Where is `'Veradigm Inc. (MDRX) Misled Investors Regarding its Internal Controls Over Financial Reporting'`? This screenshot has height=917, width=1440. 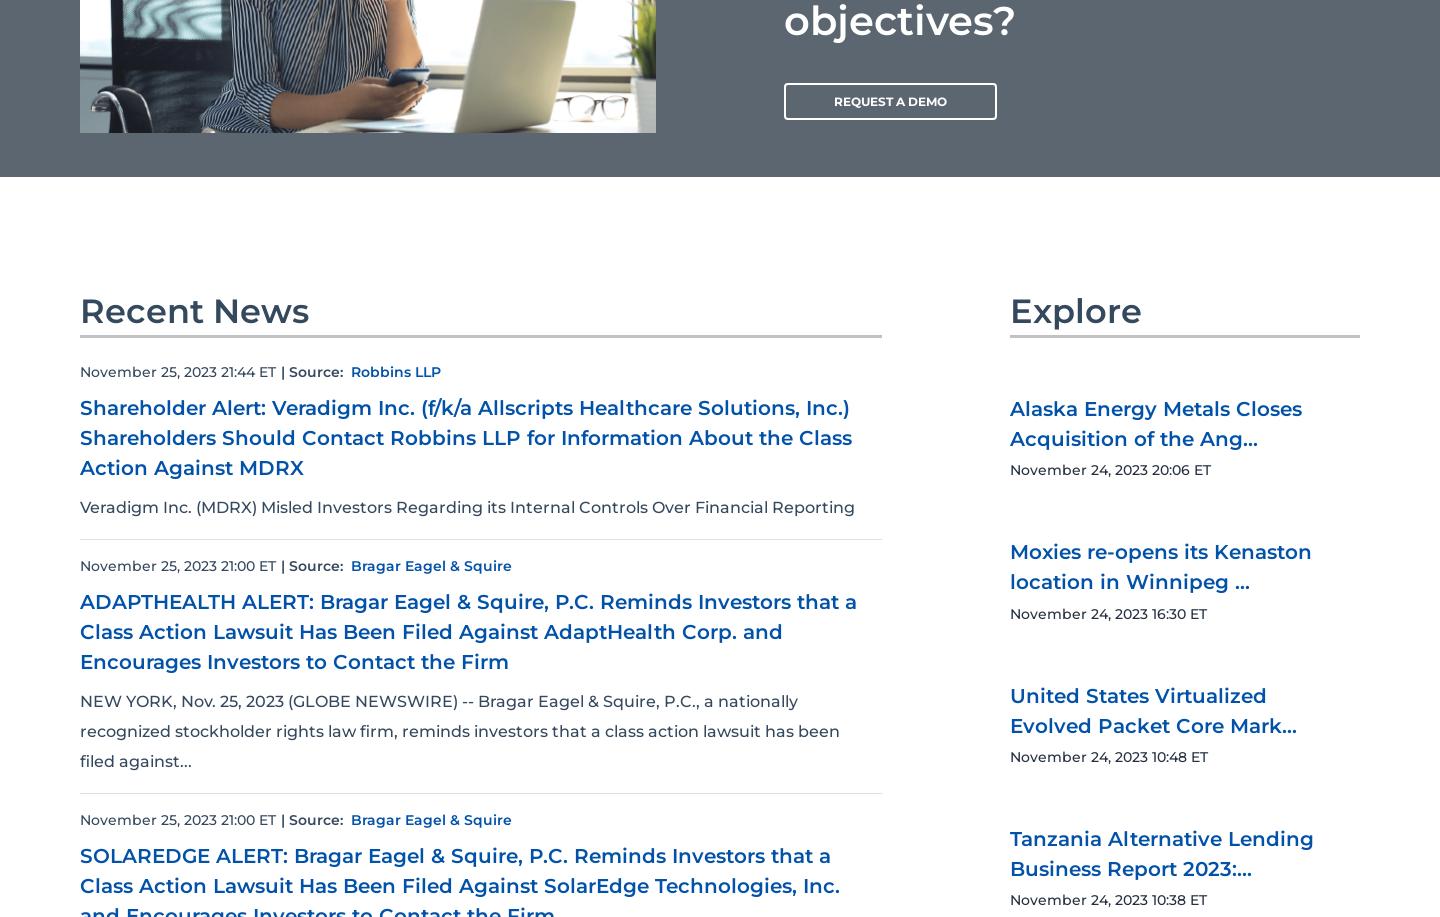 'Veradigm Inc. (MDRX) Misled Investors Regarding its Internal Controls Over Financial Reporting' is located at coordinates (80, 505).